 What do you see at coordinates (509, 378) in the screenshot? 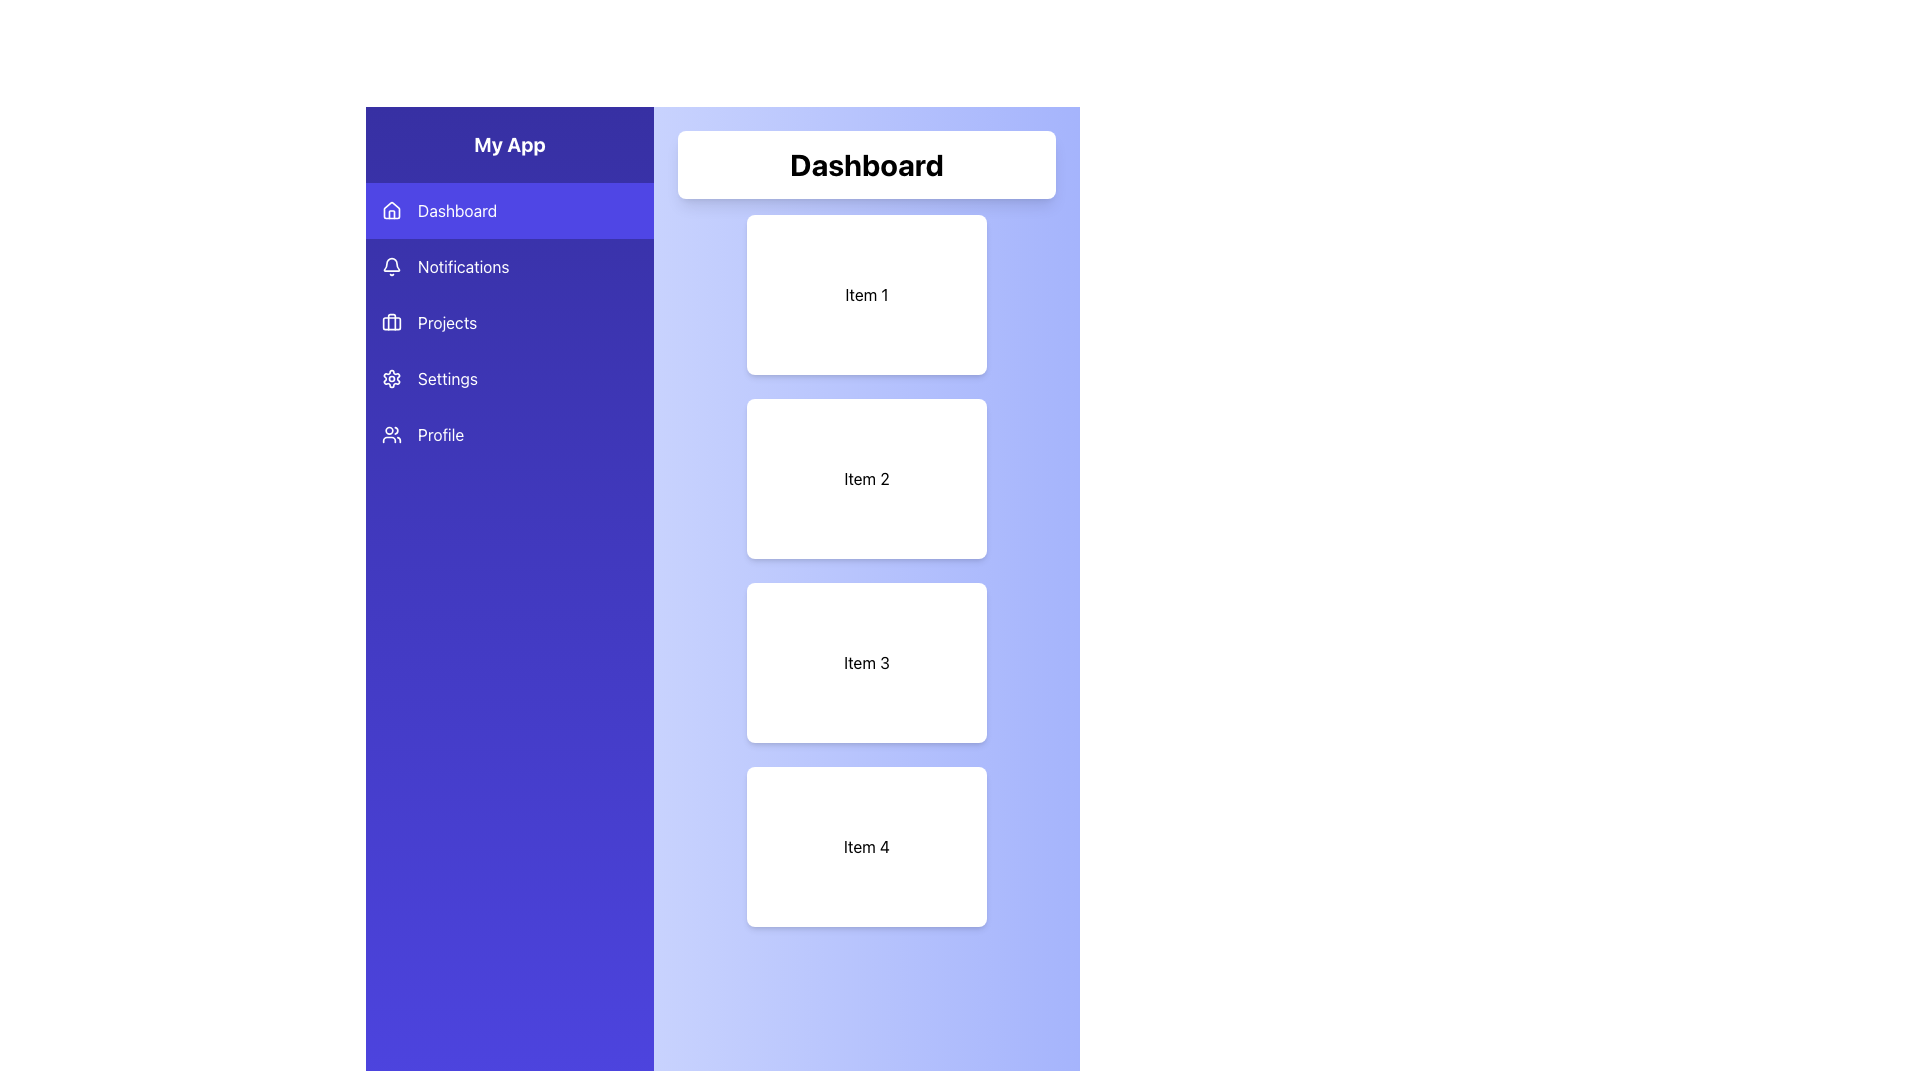
I see `the 'Settings' button in the vertical sidebar menu` at bounding box center [509, 378].